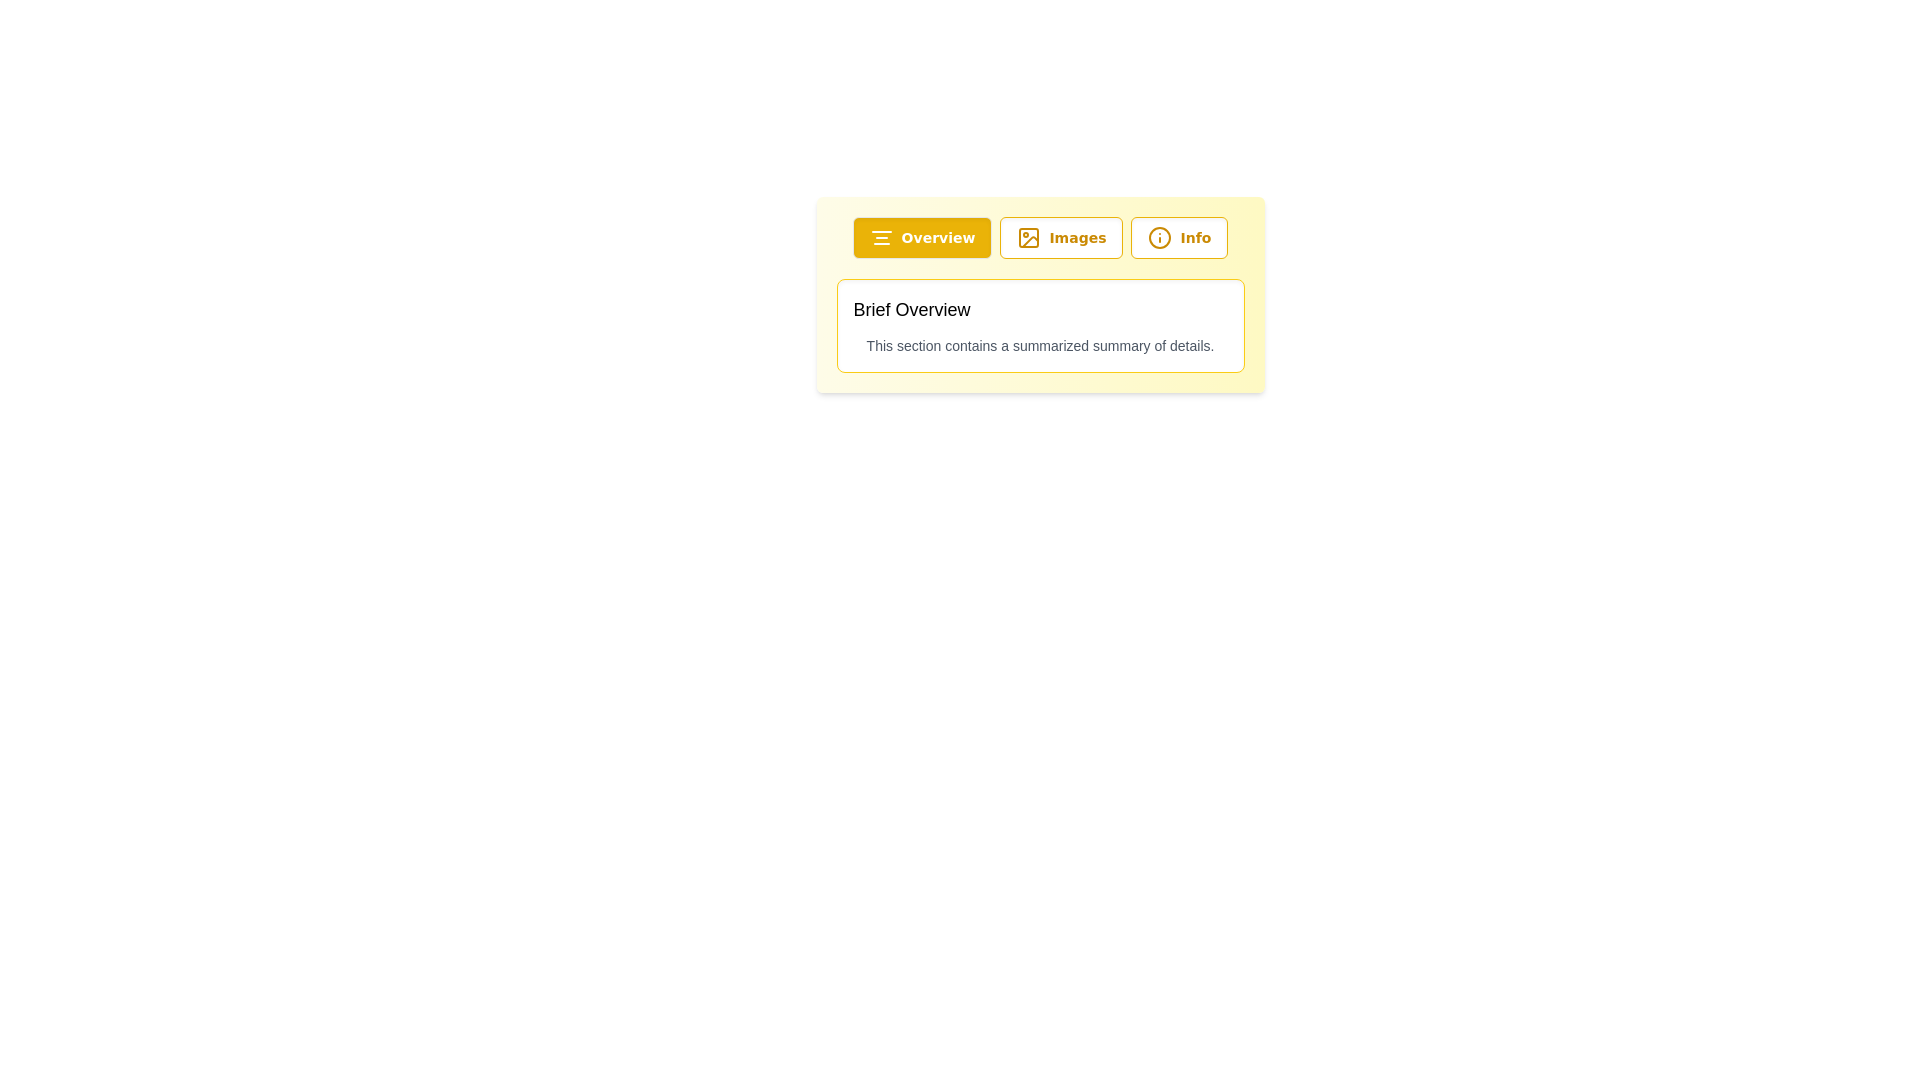  What do you see at coordinates (921, 237) in the screenshot?
I see `the 'Overview' button, which is a rectangular button with rounded corners, yellow background, and white text` at bounding box center [921, 237].